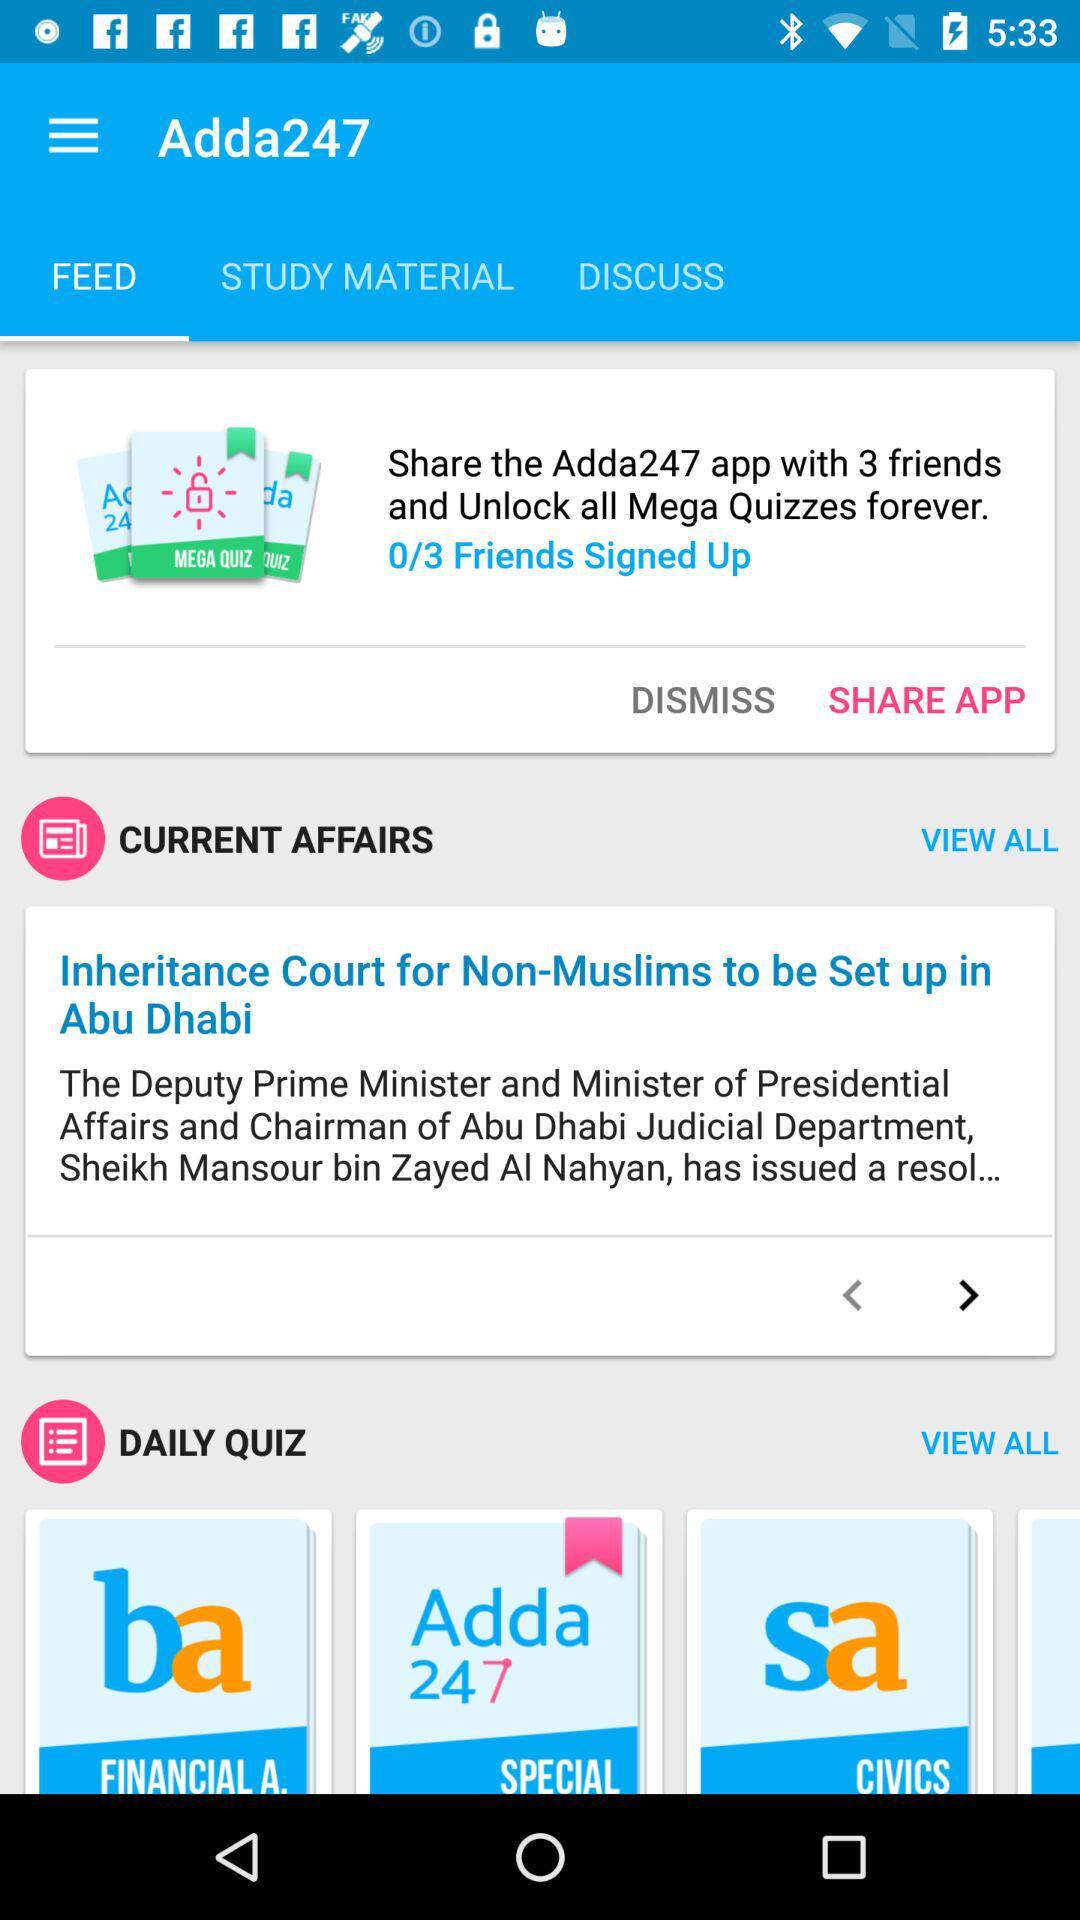 This screenshot has width=1080, height=1920. What do you see at coordinates (852, 1295) in the screenshot?
I see `the arrow_backward icon` at bounding box center [852, 1295].